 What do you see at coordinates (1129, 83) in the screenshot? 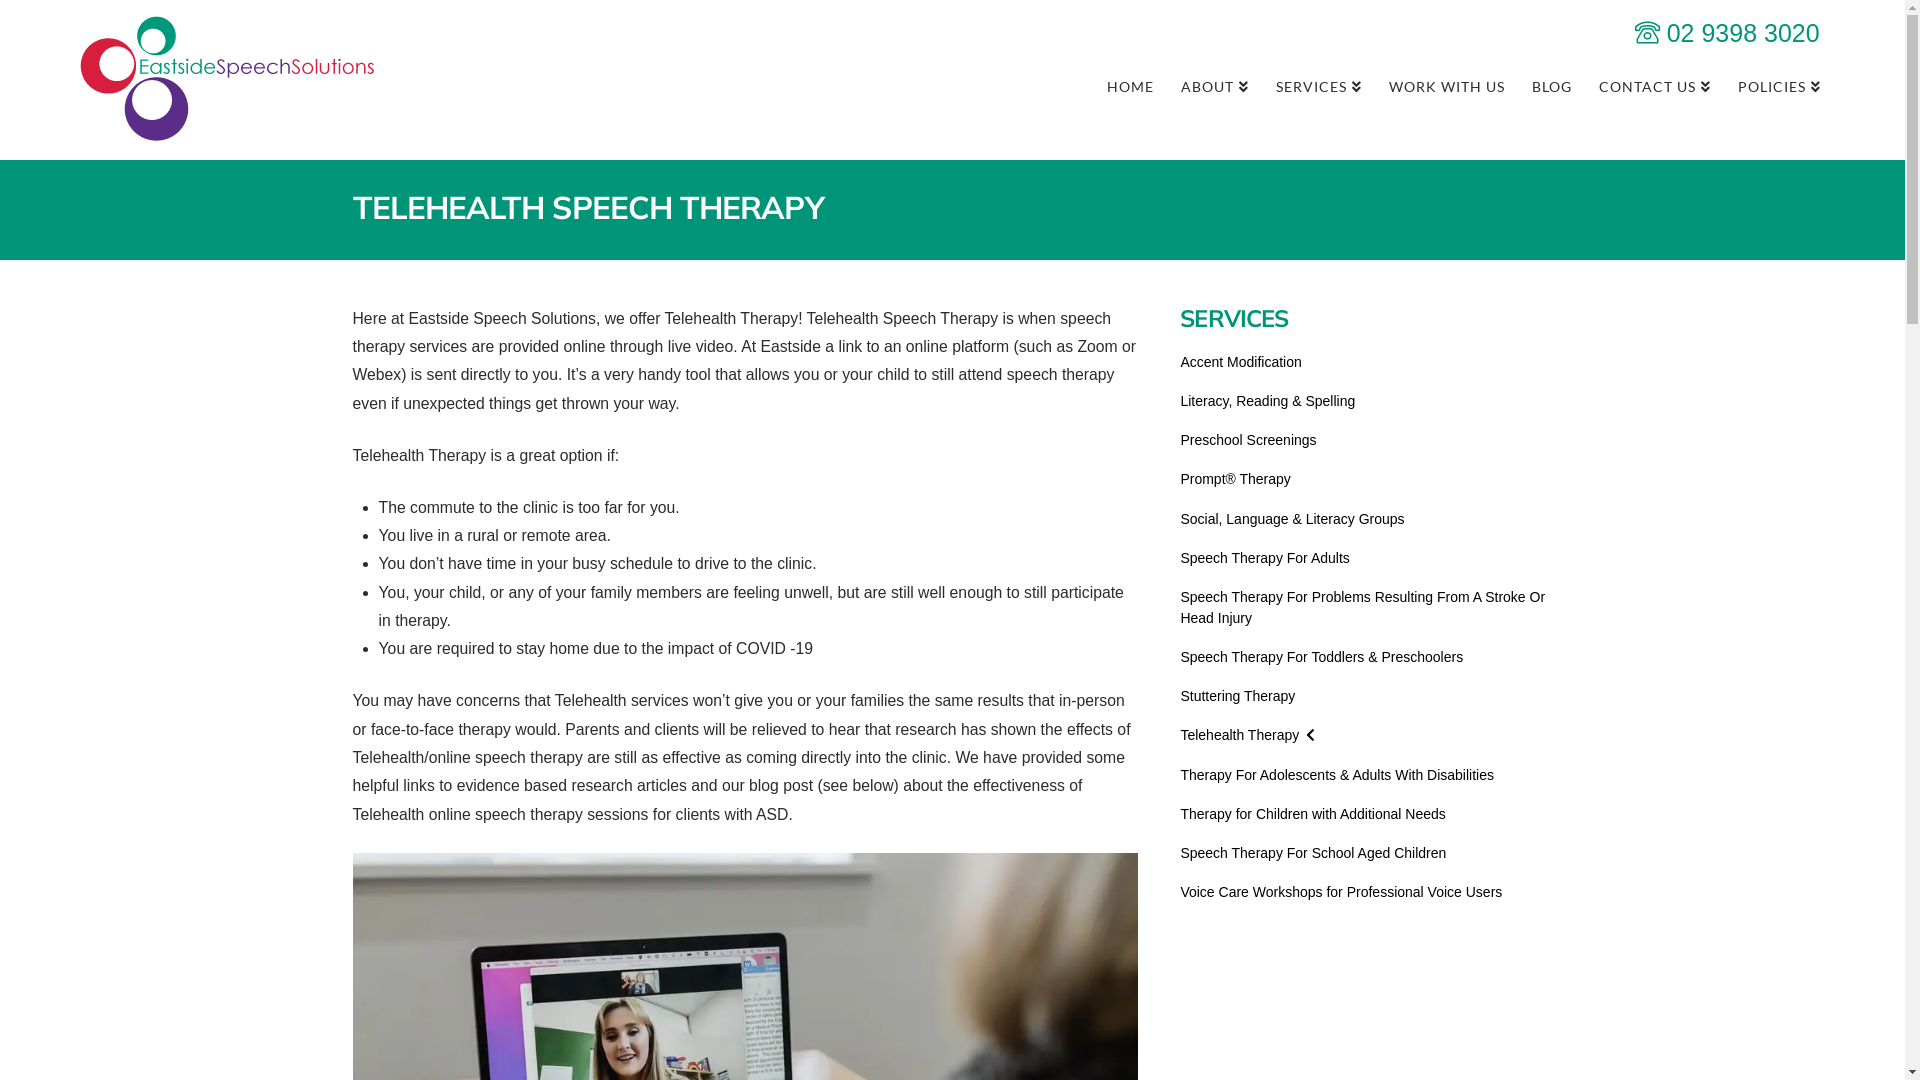
I see `'HOME'` at bounding box center [1129, 83].